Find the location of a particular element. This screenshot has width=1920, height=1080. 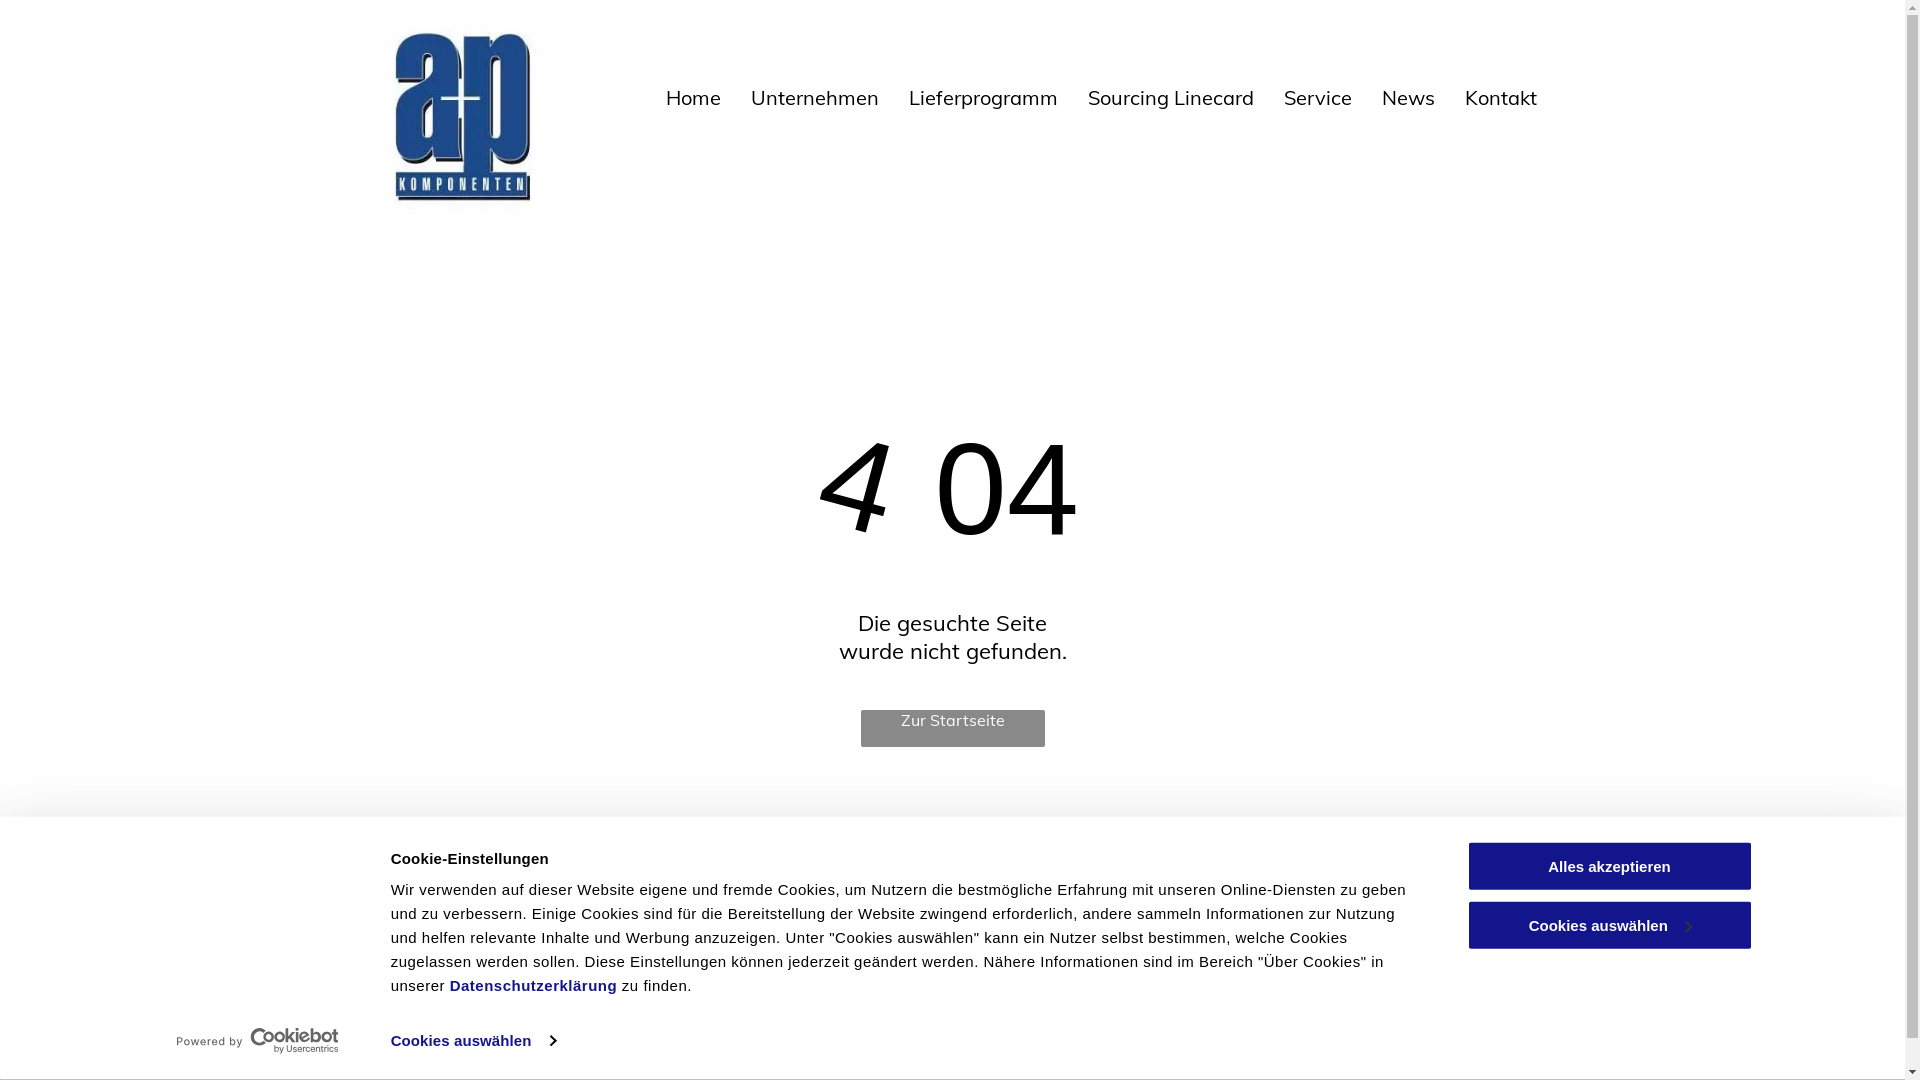

'Home' is located at coordinates (678, 97).